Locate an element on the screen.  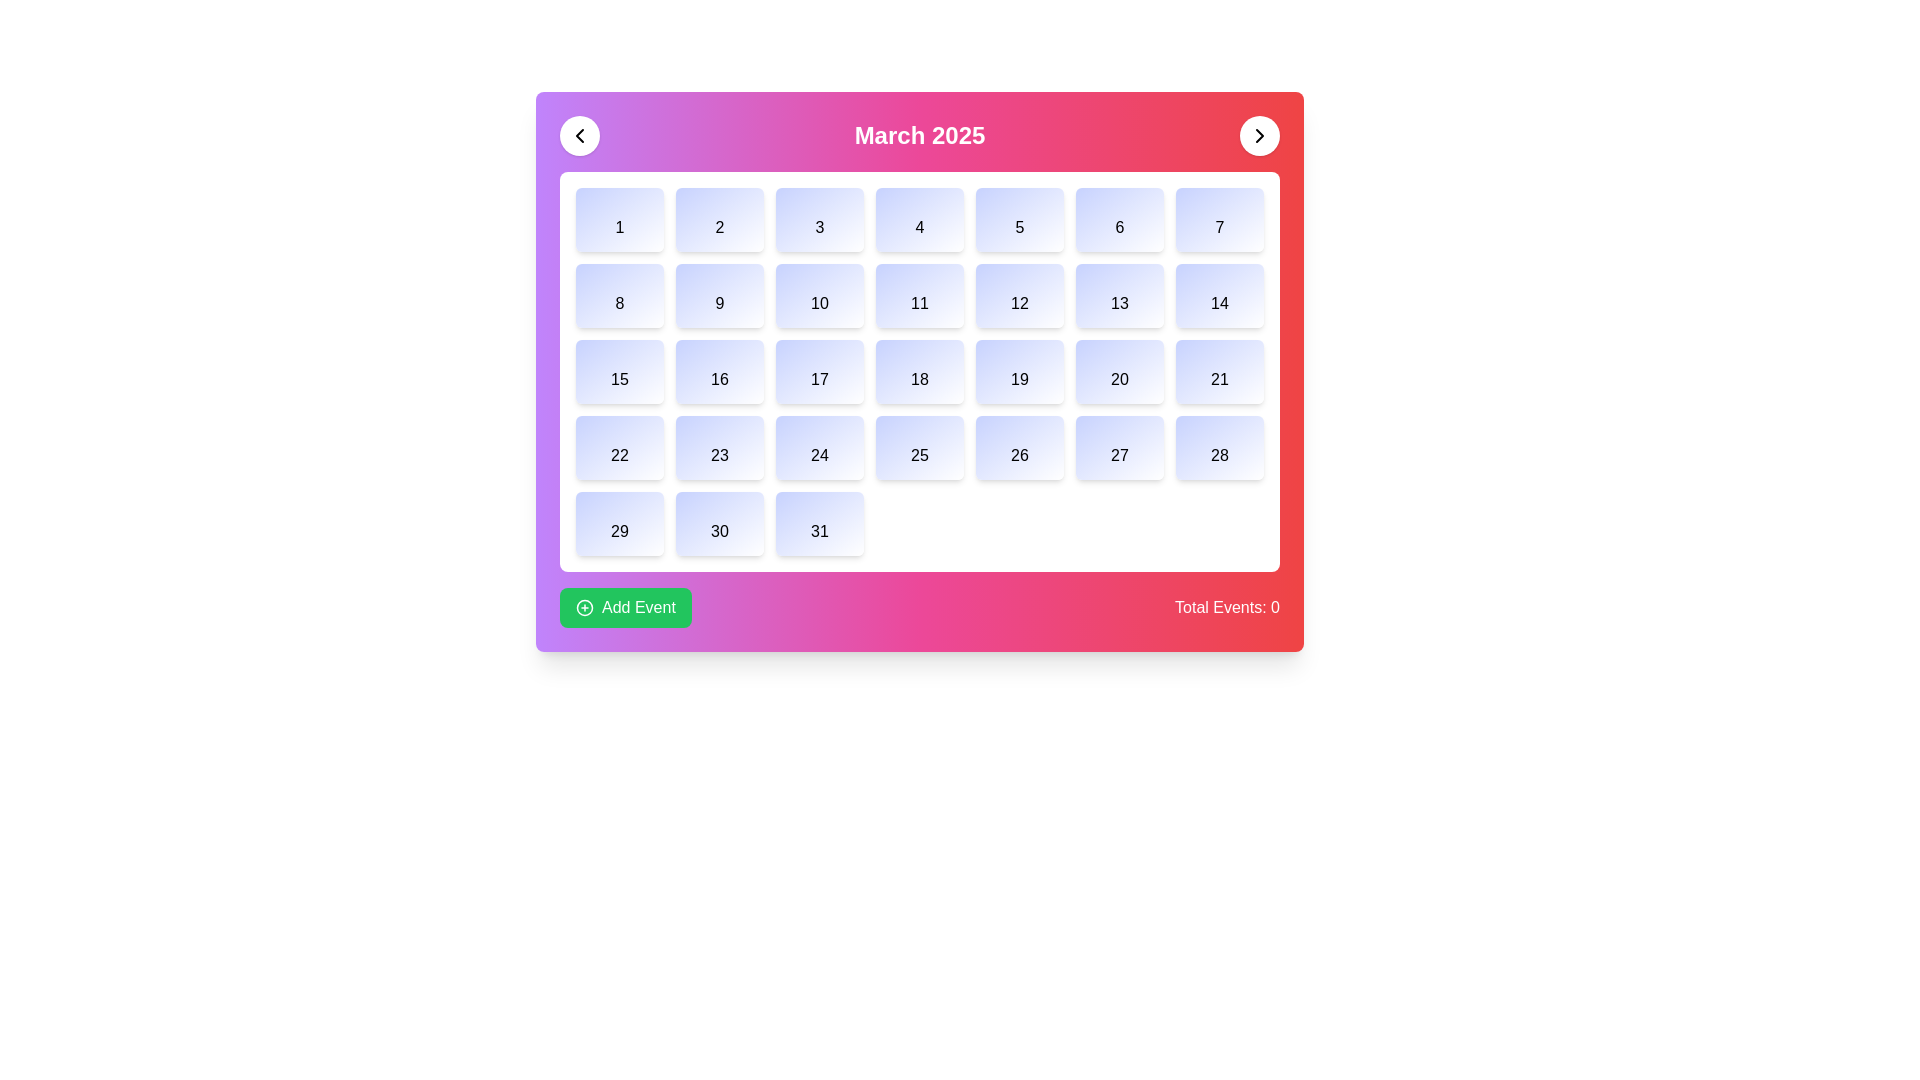
the number 22 displayed as a calendar date, located in the grid layout of the calendar interface, specifically positioned as the first item in the last row below the numbers 15 and 29 is located at coordinates (618, 446).